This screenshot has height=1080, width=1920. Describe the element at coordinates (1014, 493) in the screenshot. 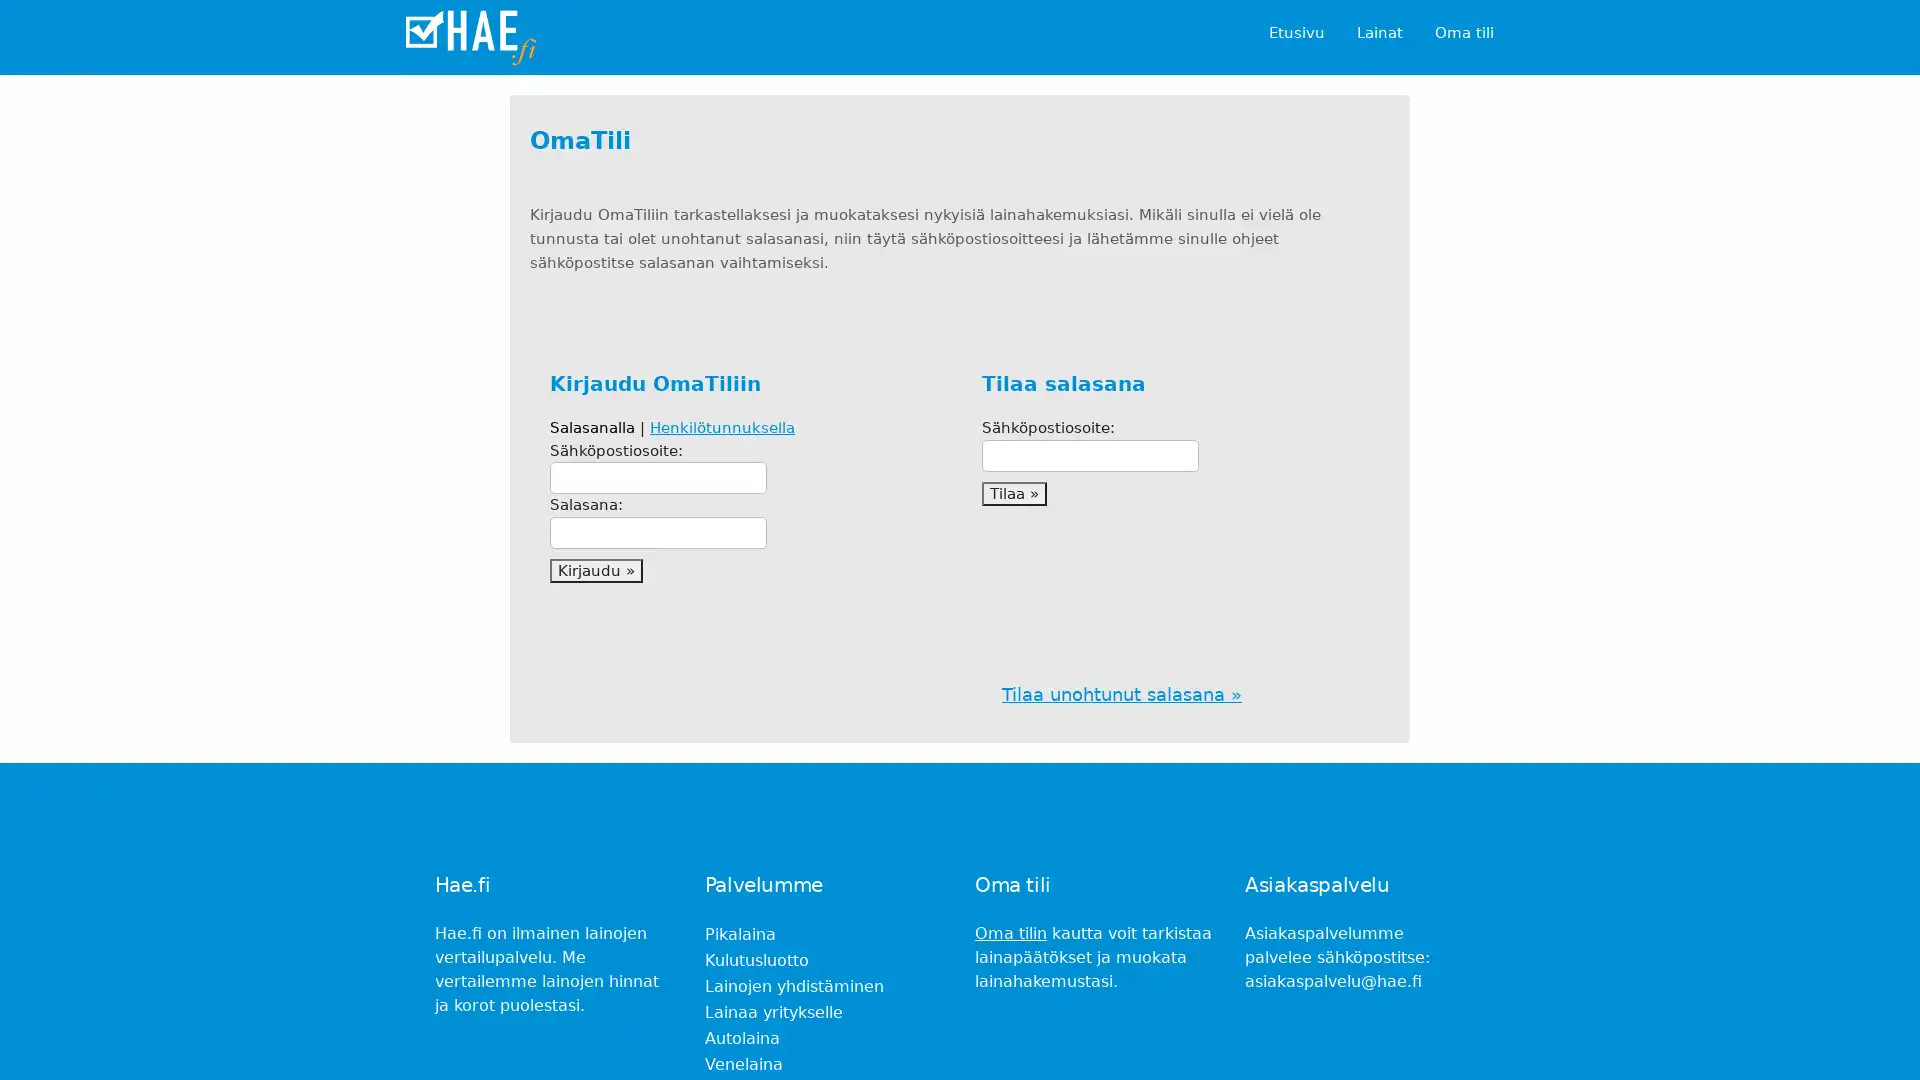

I see `Tilaa` at that location.